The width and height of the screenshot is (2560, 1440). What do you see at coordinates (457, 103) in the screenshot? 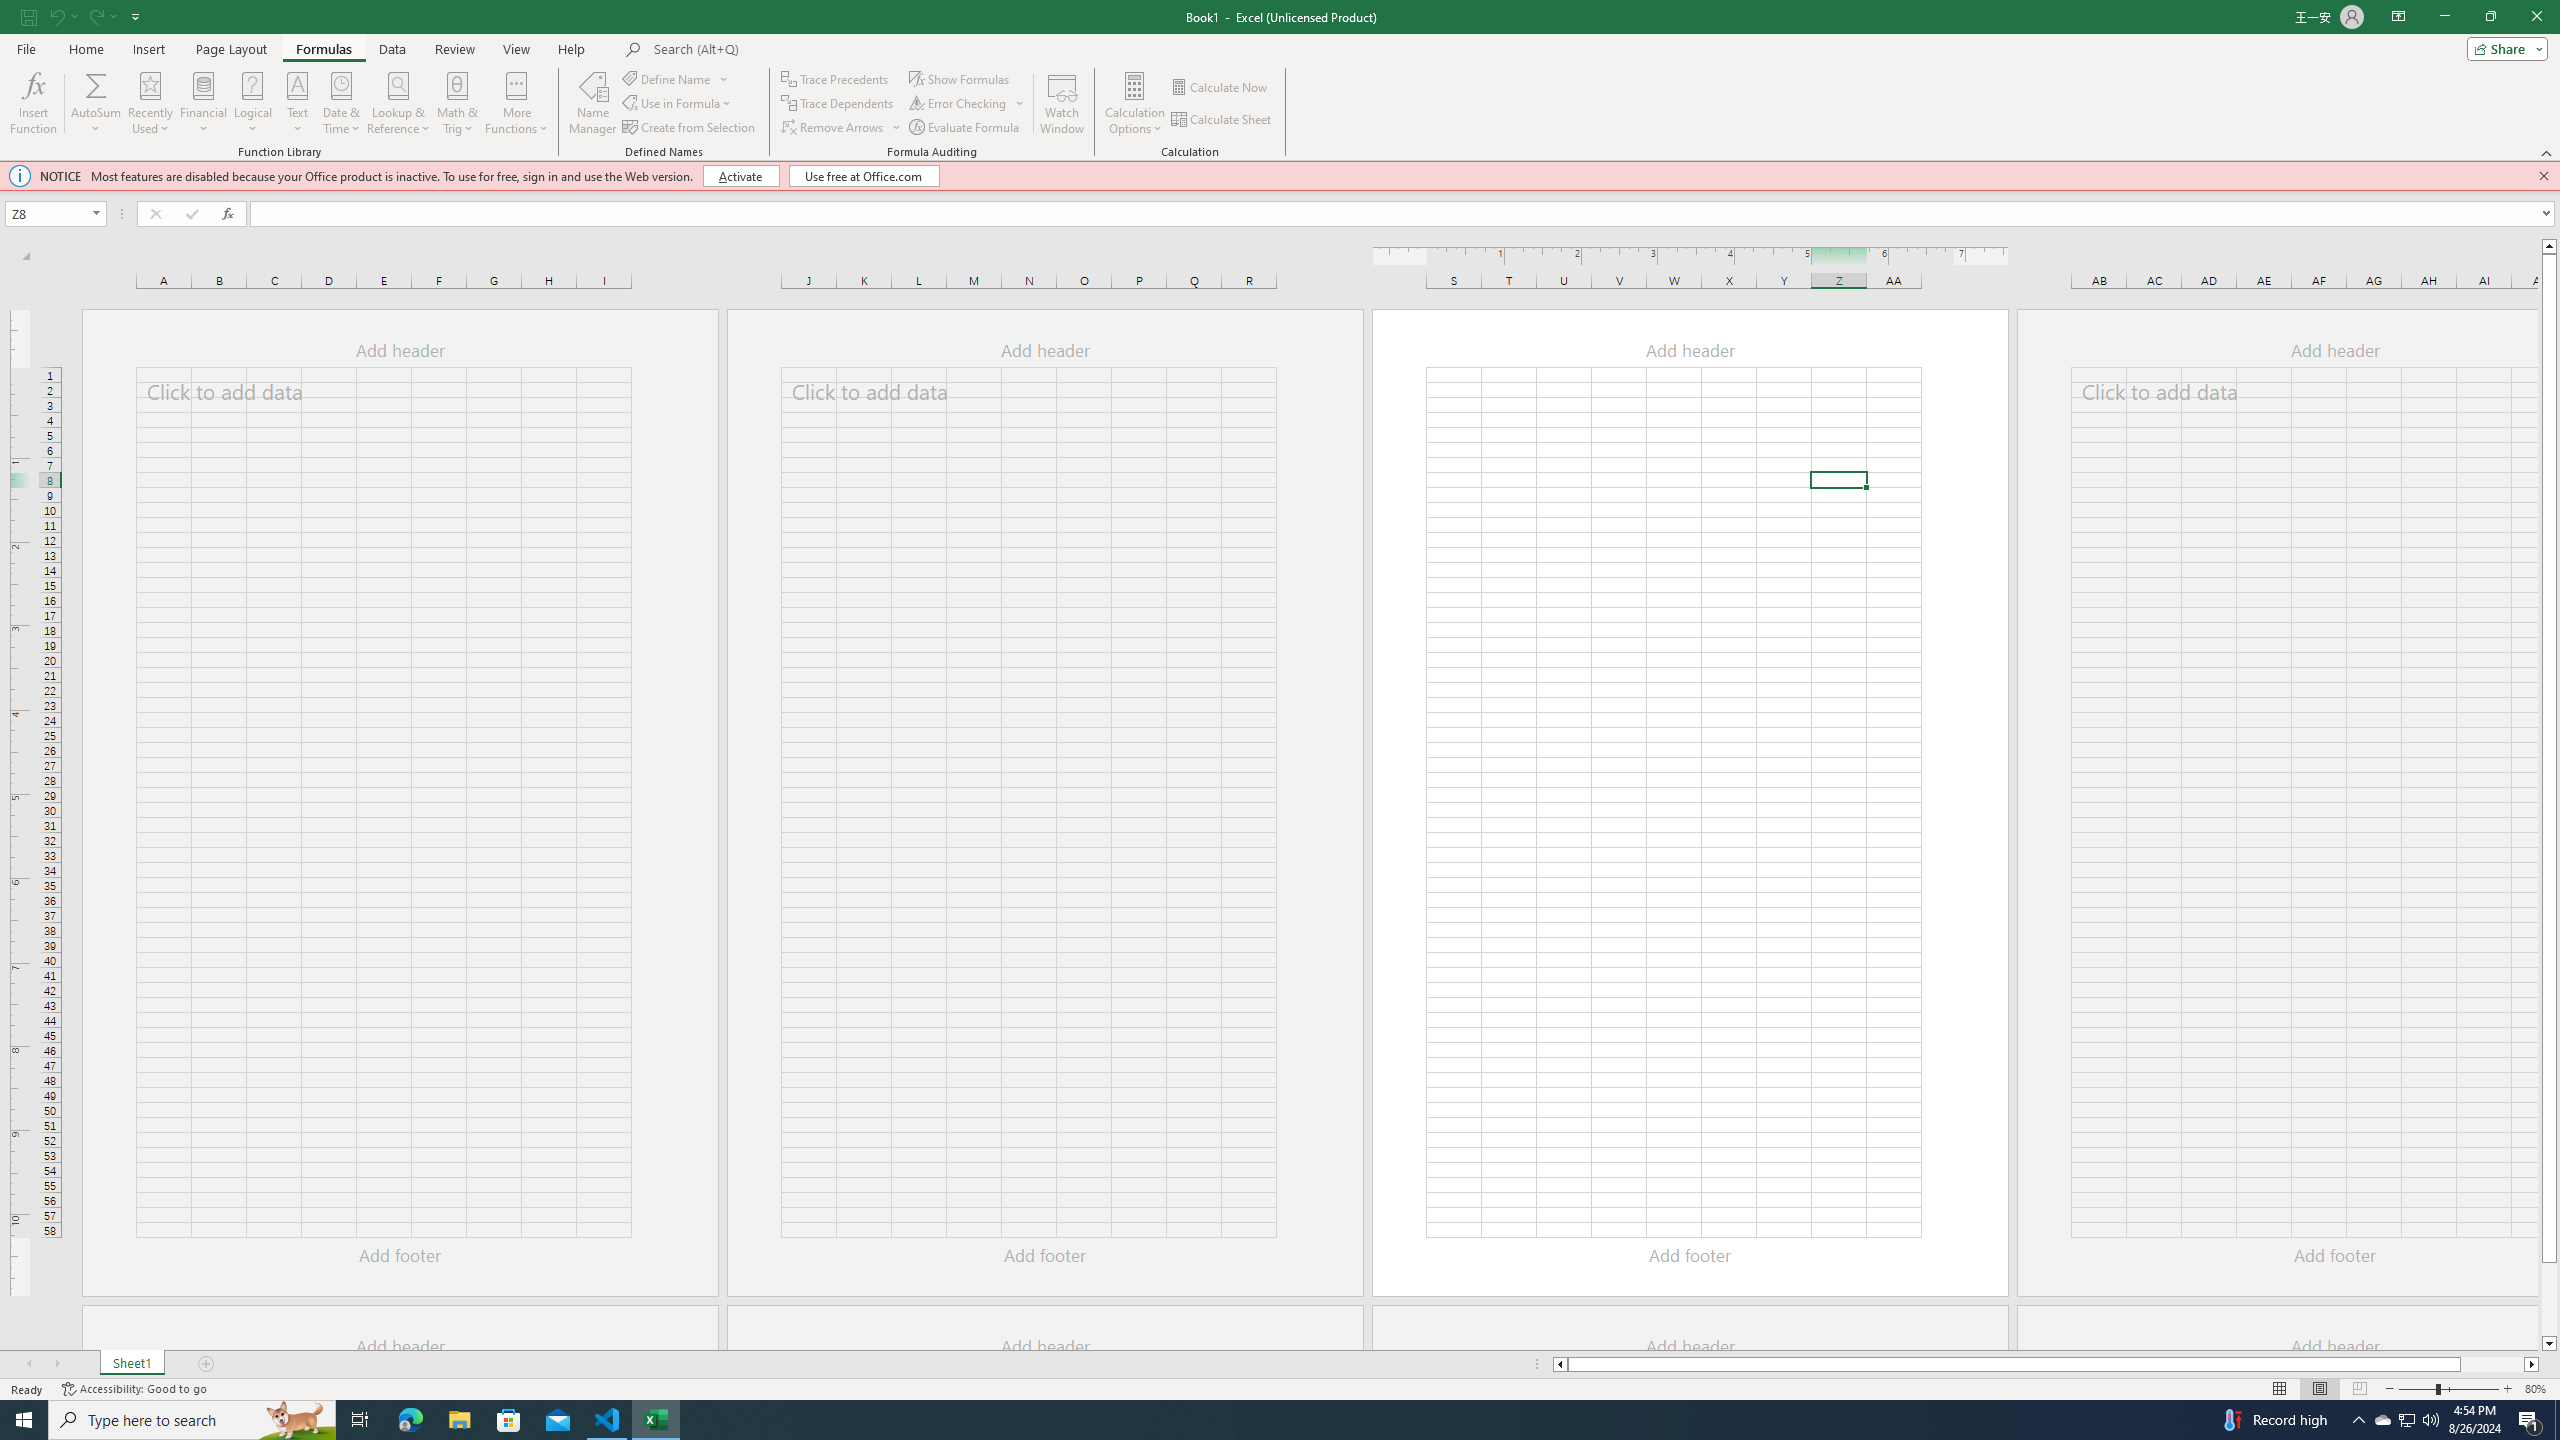
I see `'Math & Trig'` at bounding box center [457, 103].